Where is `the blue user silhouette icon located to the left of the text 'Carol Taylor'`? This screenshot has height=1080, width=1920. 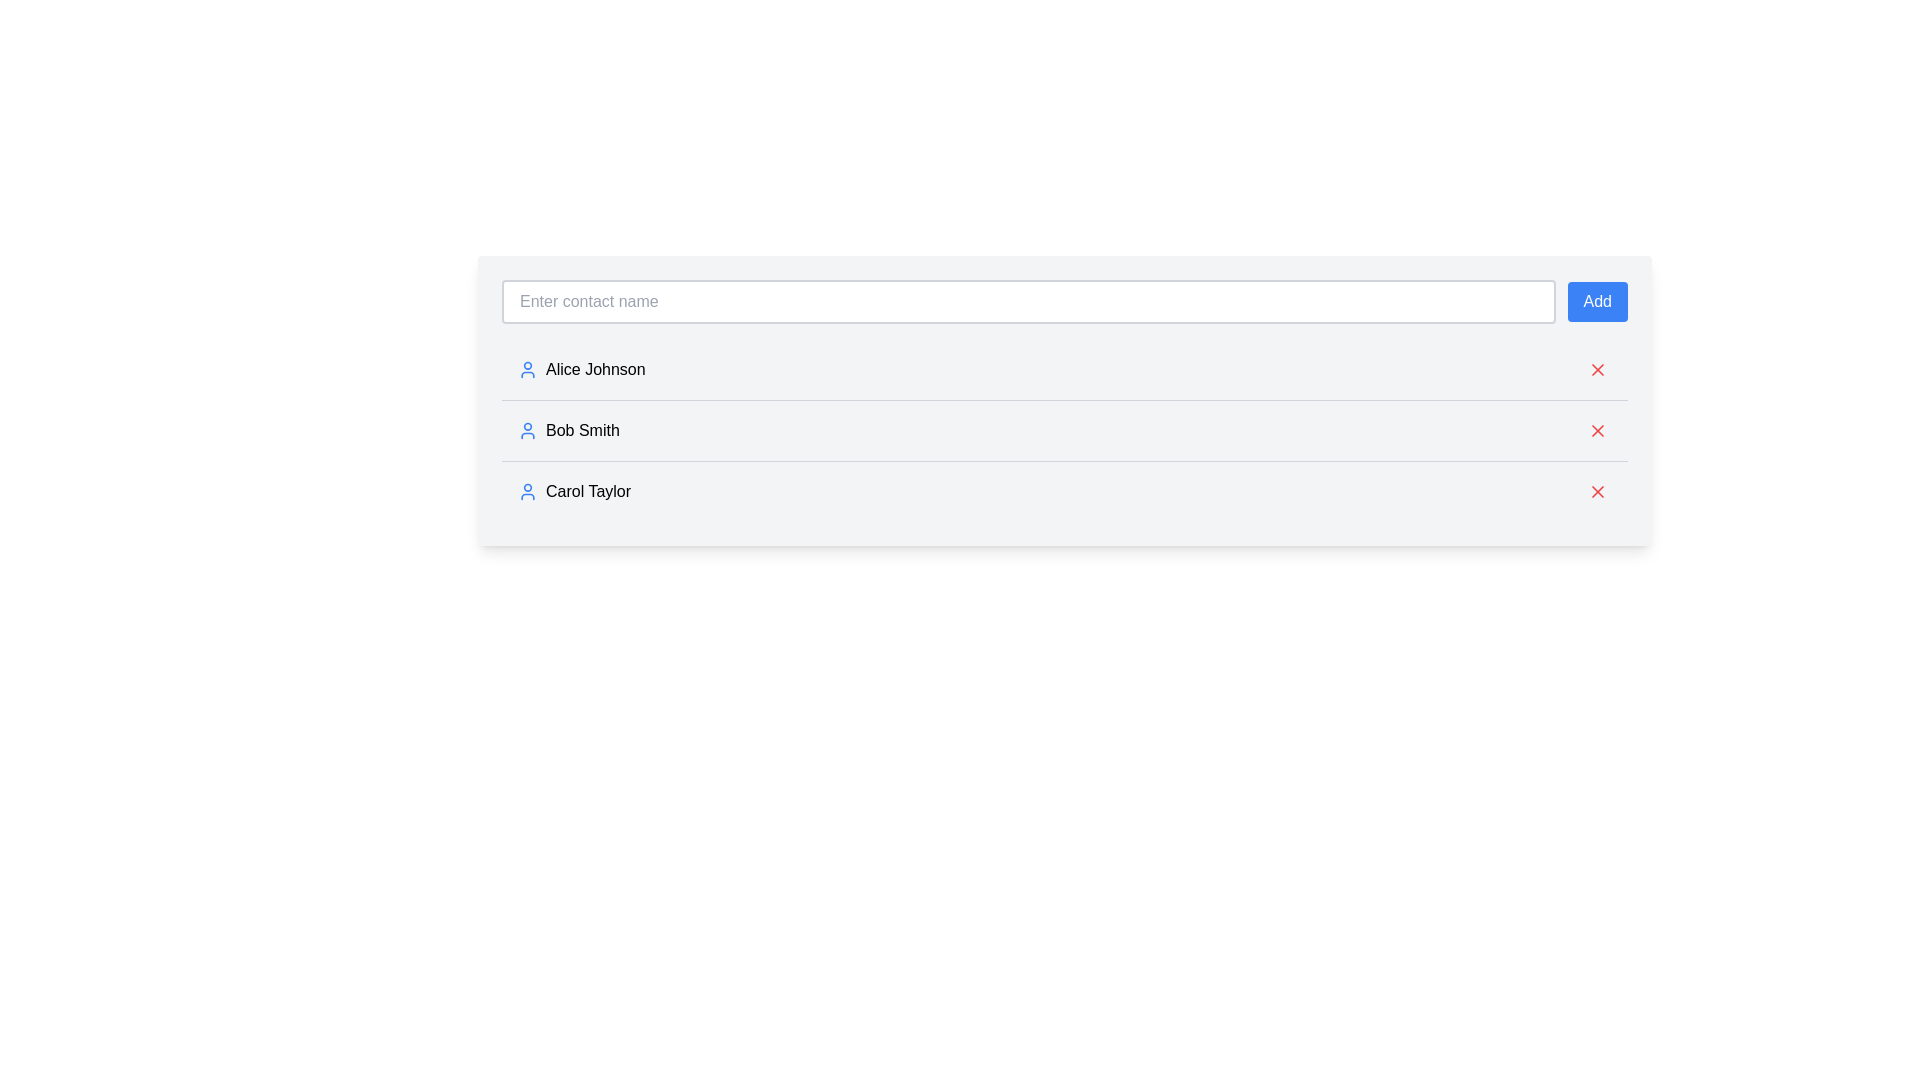 the blue user silhouette icon located to the left of the text 'Carol Taylor' is located at coordinates (528, 492).